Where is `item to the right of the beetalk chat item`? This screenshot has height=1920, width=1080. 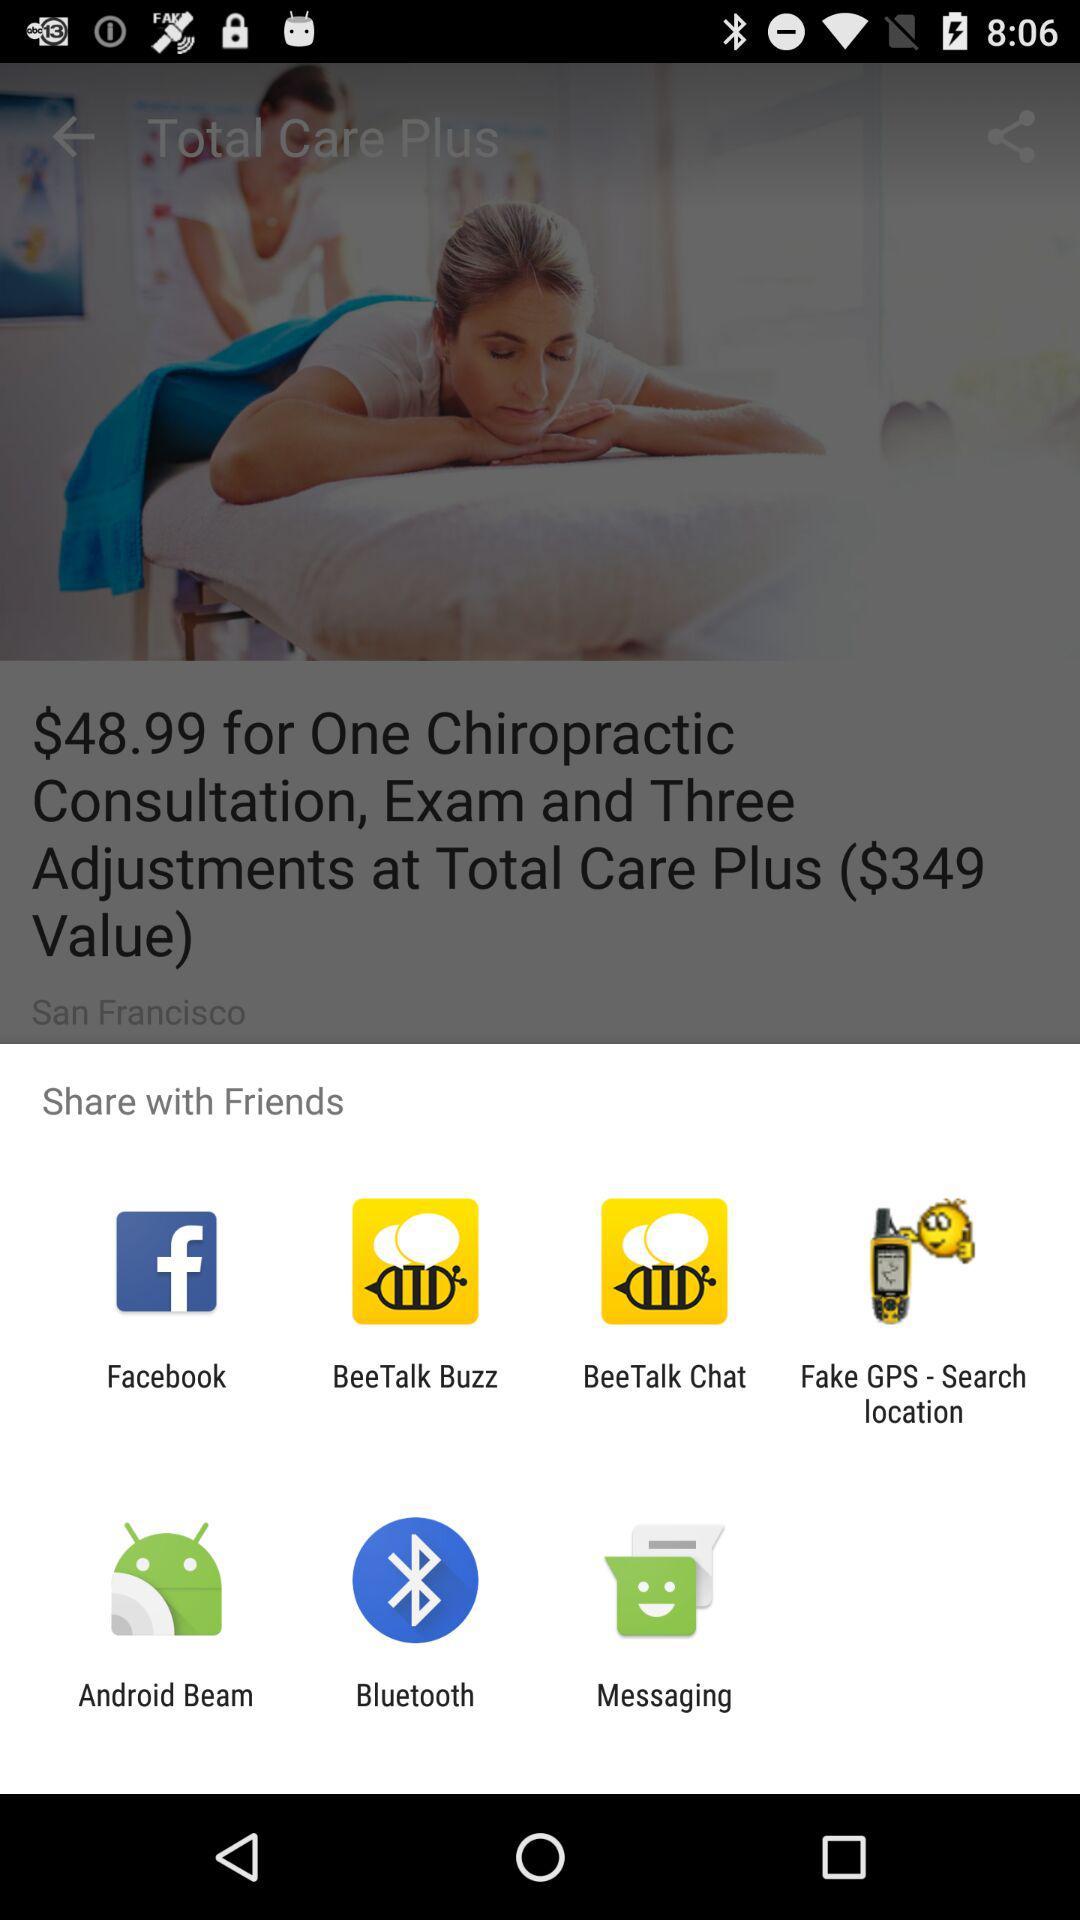 item to the right of the beetalk chat item is located at coordinates (913, 1392).